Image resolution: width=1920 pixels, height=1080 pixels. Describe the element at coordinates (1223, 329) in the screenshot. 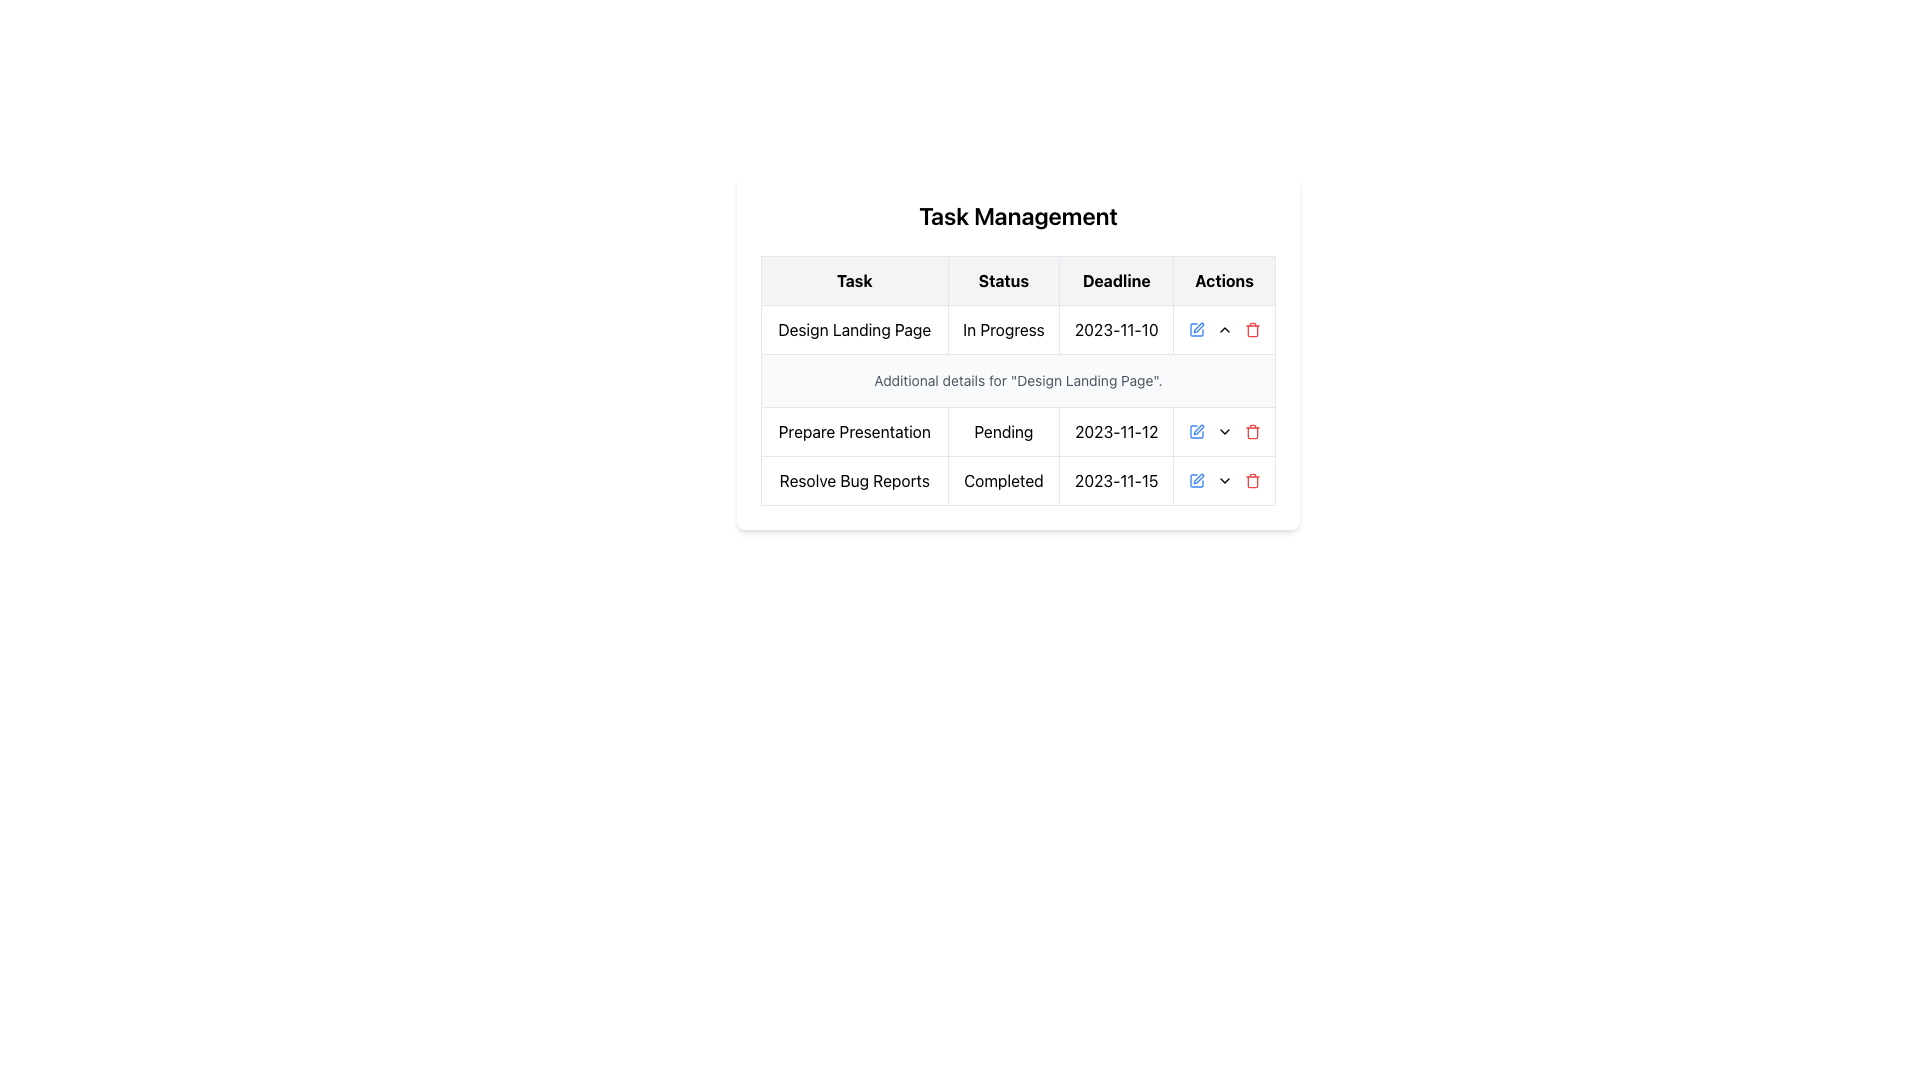

I see `the small upward-pointing chevron icon in the third row of the 'Actions' column of the table` at that location.